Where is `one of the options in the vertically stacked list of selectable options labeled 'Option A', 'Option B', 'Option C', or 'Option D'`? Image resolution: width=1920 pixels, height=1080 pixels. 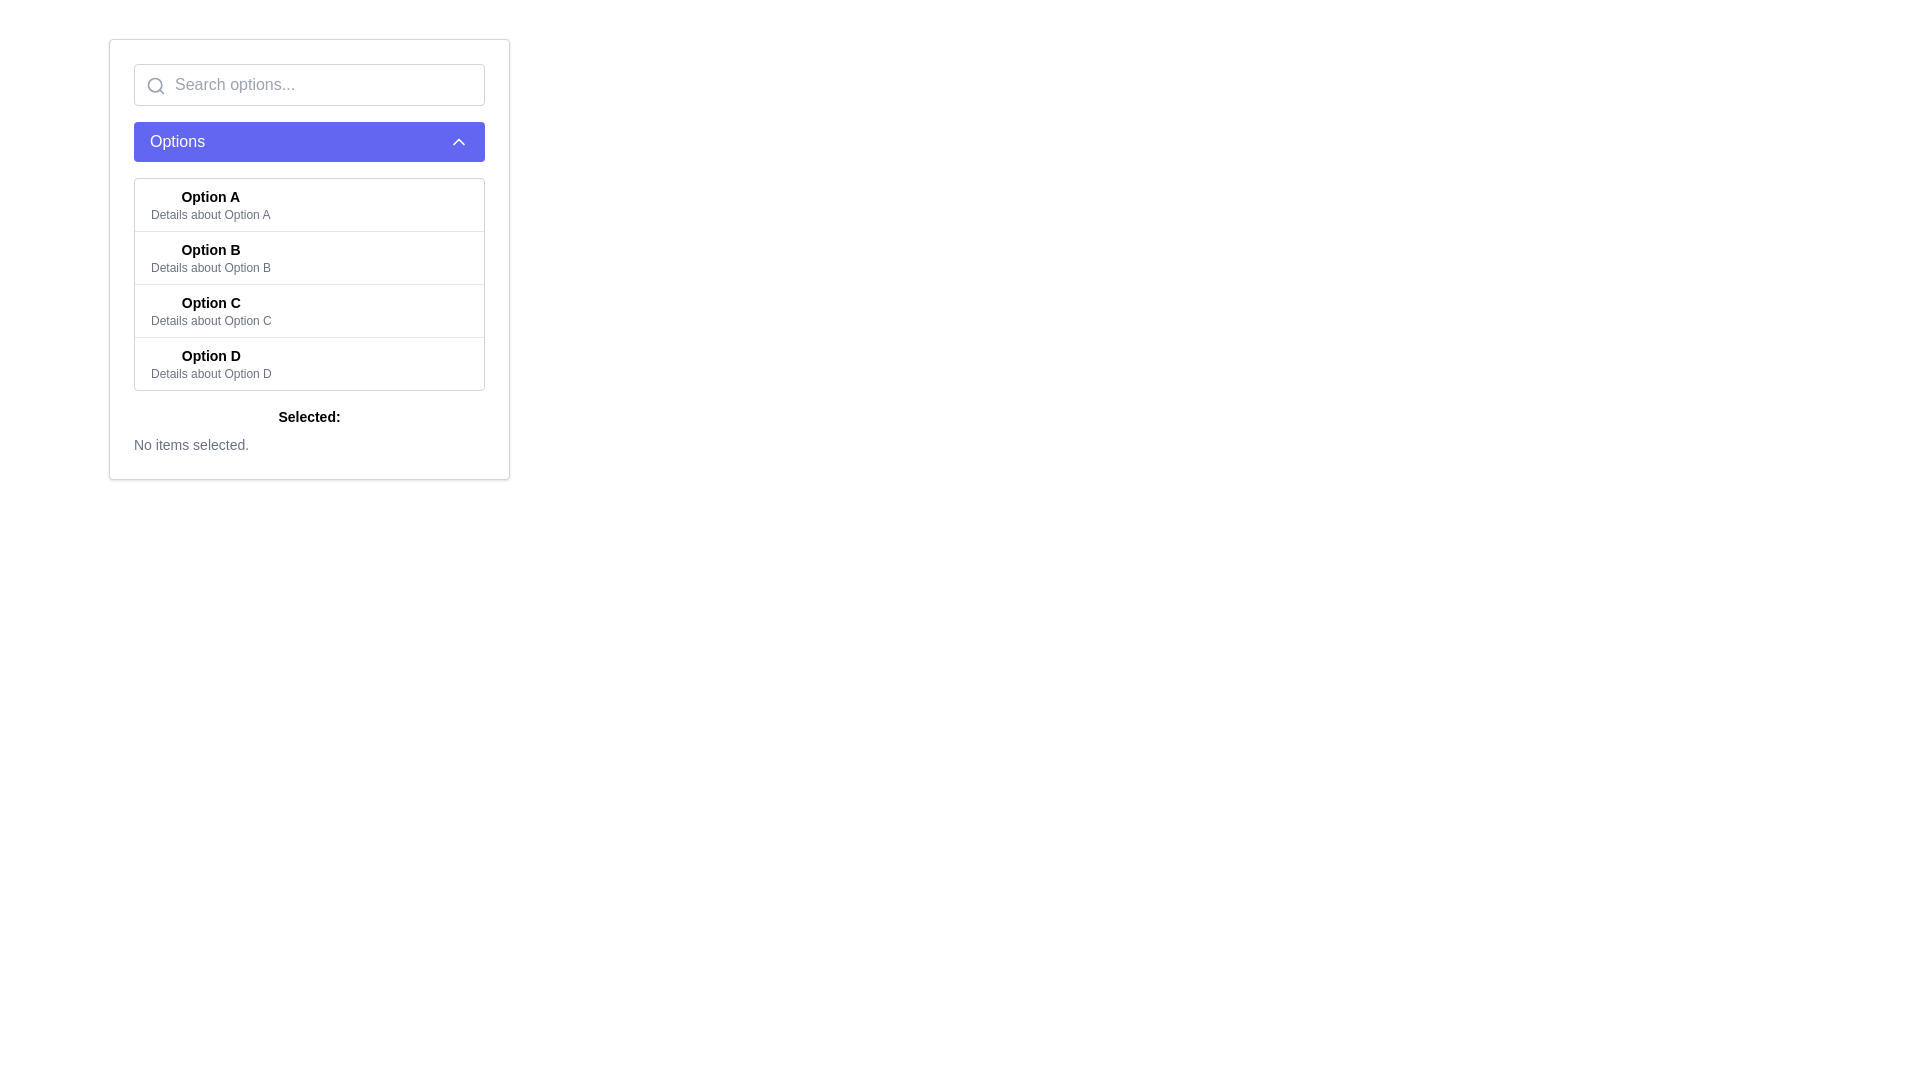
one of the options in the vertically stacked list of selectable options labeled 'Option A', 'Option B', 'Option C', or 'Option D' is located at coordinates (308, 284).